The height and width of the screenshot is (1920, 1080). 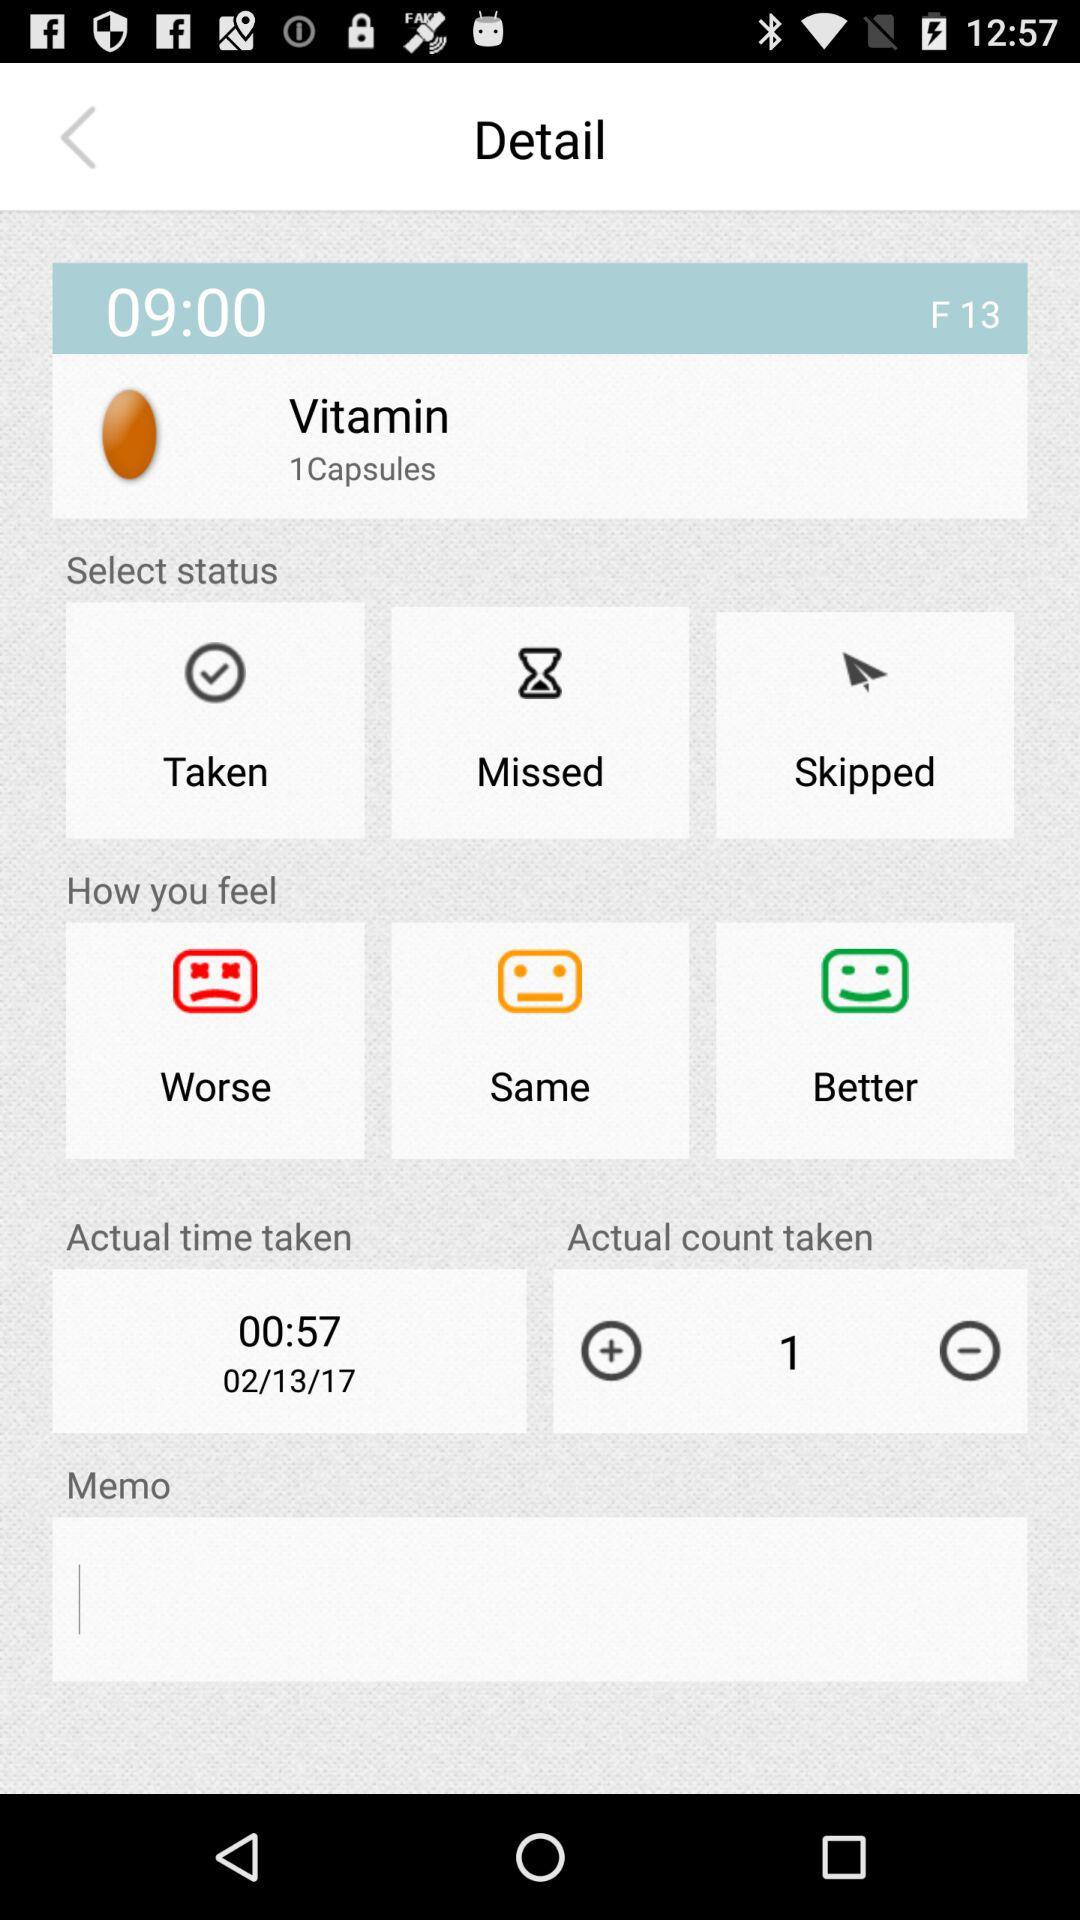 What do you see at coordinates (215, 1040) in the screenshot?
I see `icon above the actual time taken app` at bounding box center [215, 1040].